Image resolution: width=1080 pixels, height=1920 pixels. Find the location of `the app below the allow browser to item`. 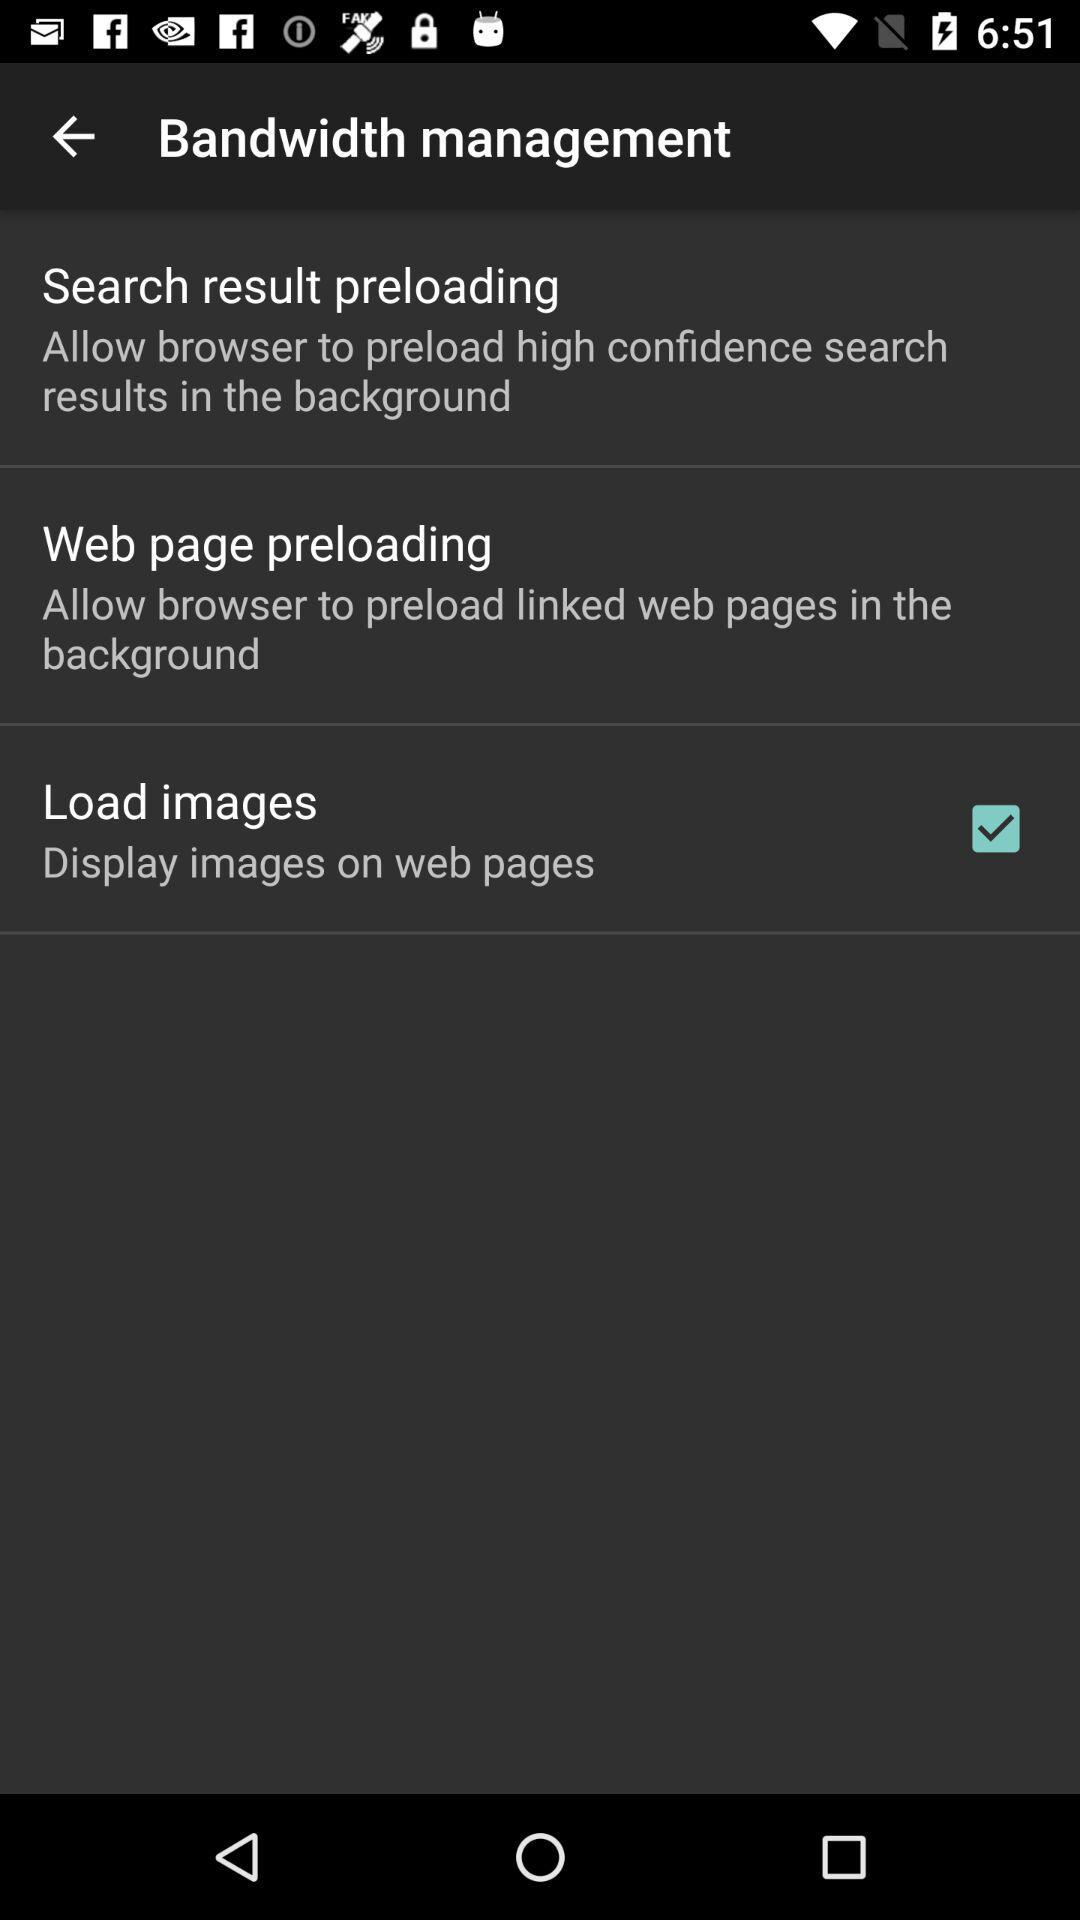

the app below the allow browser to item is located at coordinates (266, 542).